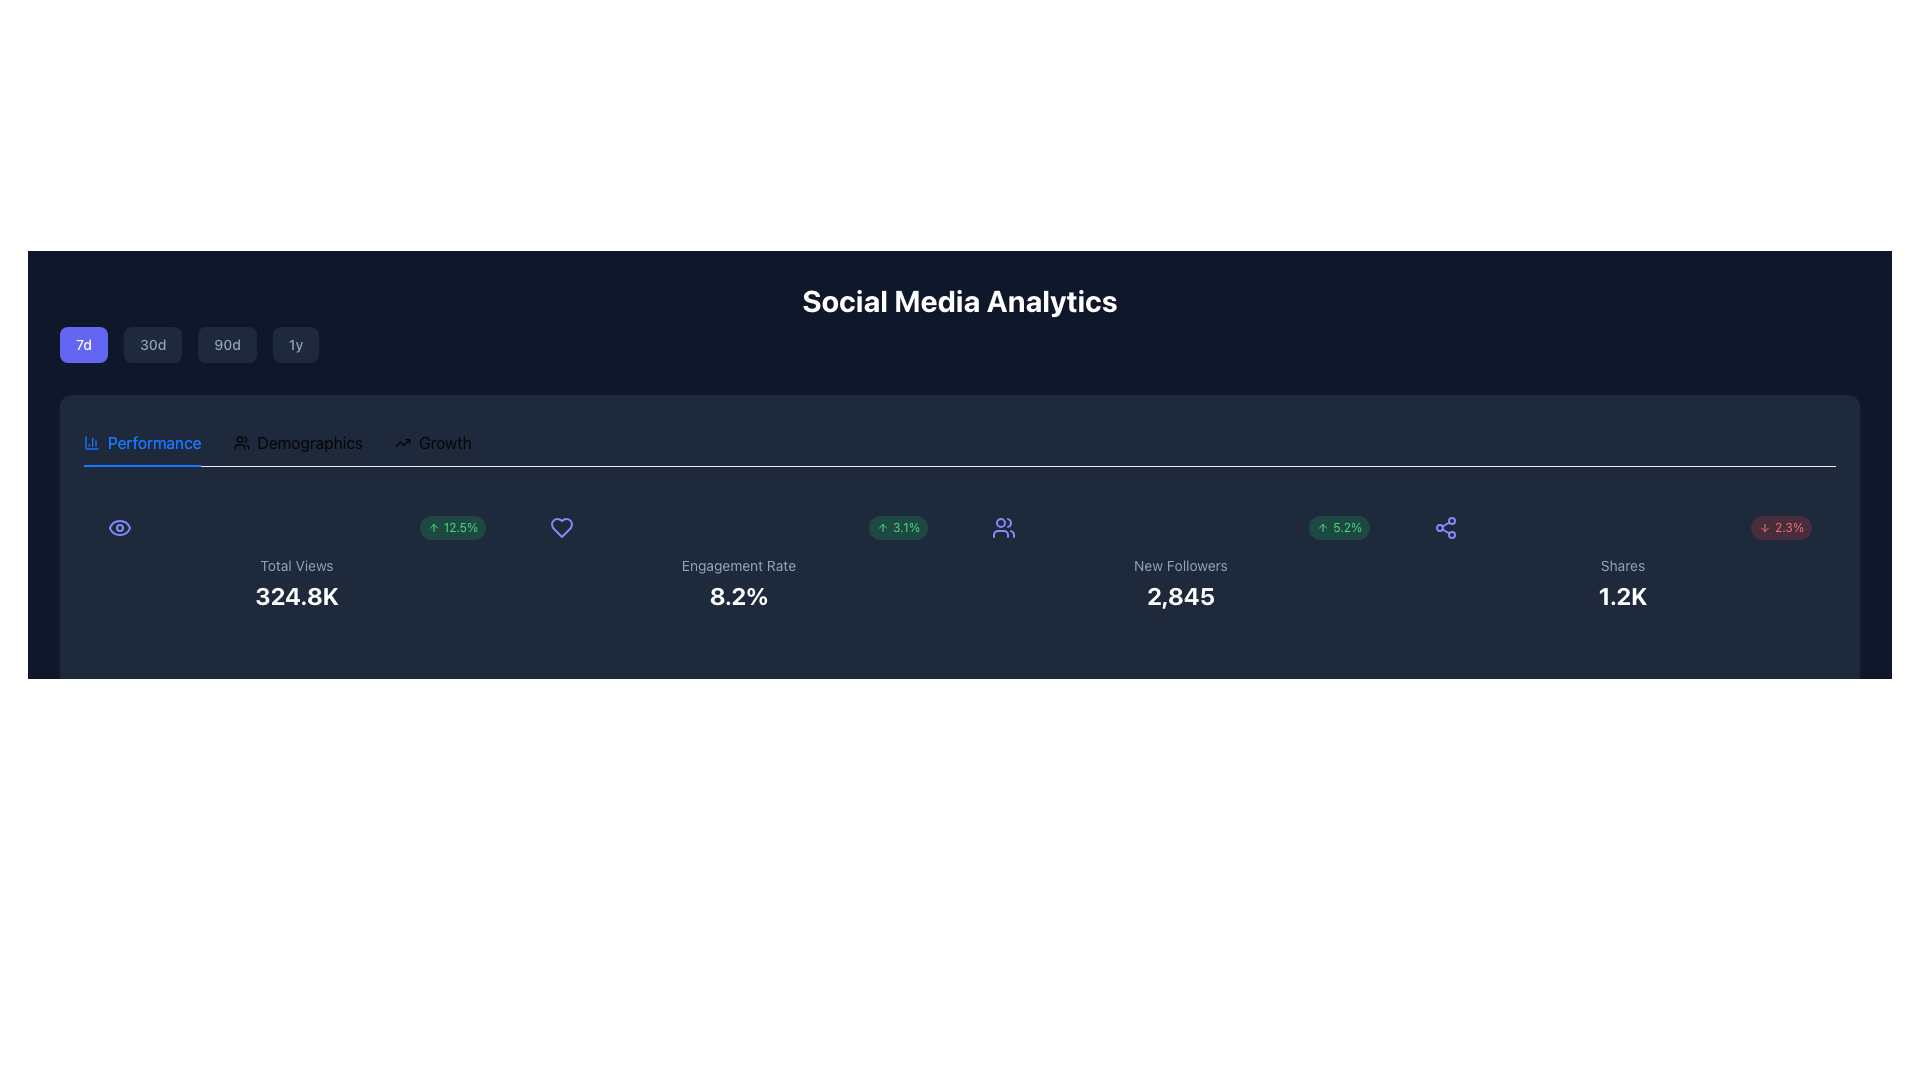 This screenshot has height=1080, width=1920. Describe the element at coordinates (227, 343) in the screenshot. I see `the third button in the horizontal group of four buttons located in the leftmost section of the interface's header` at that location.